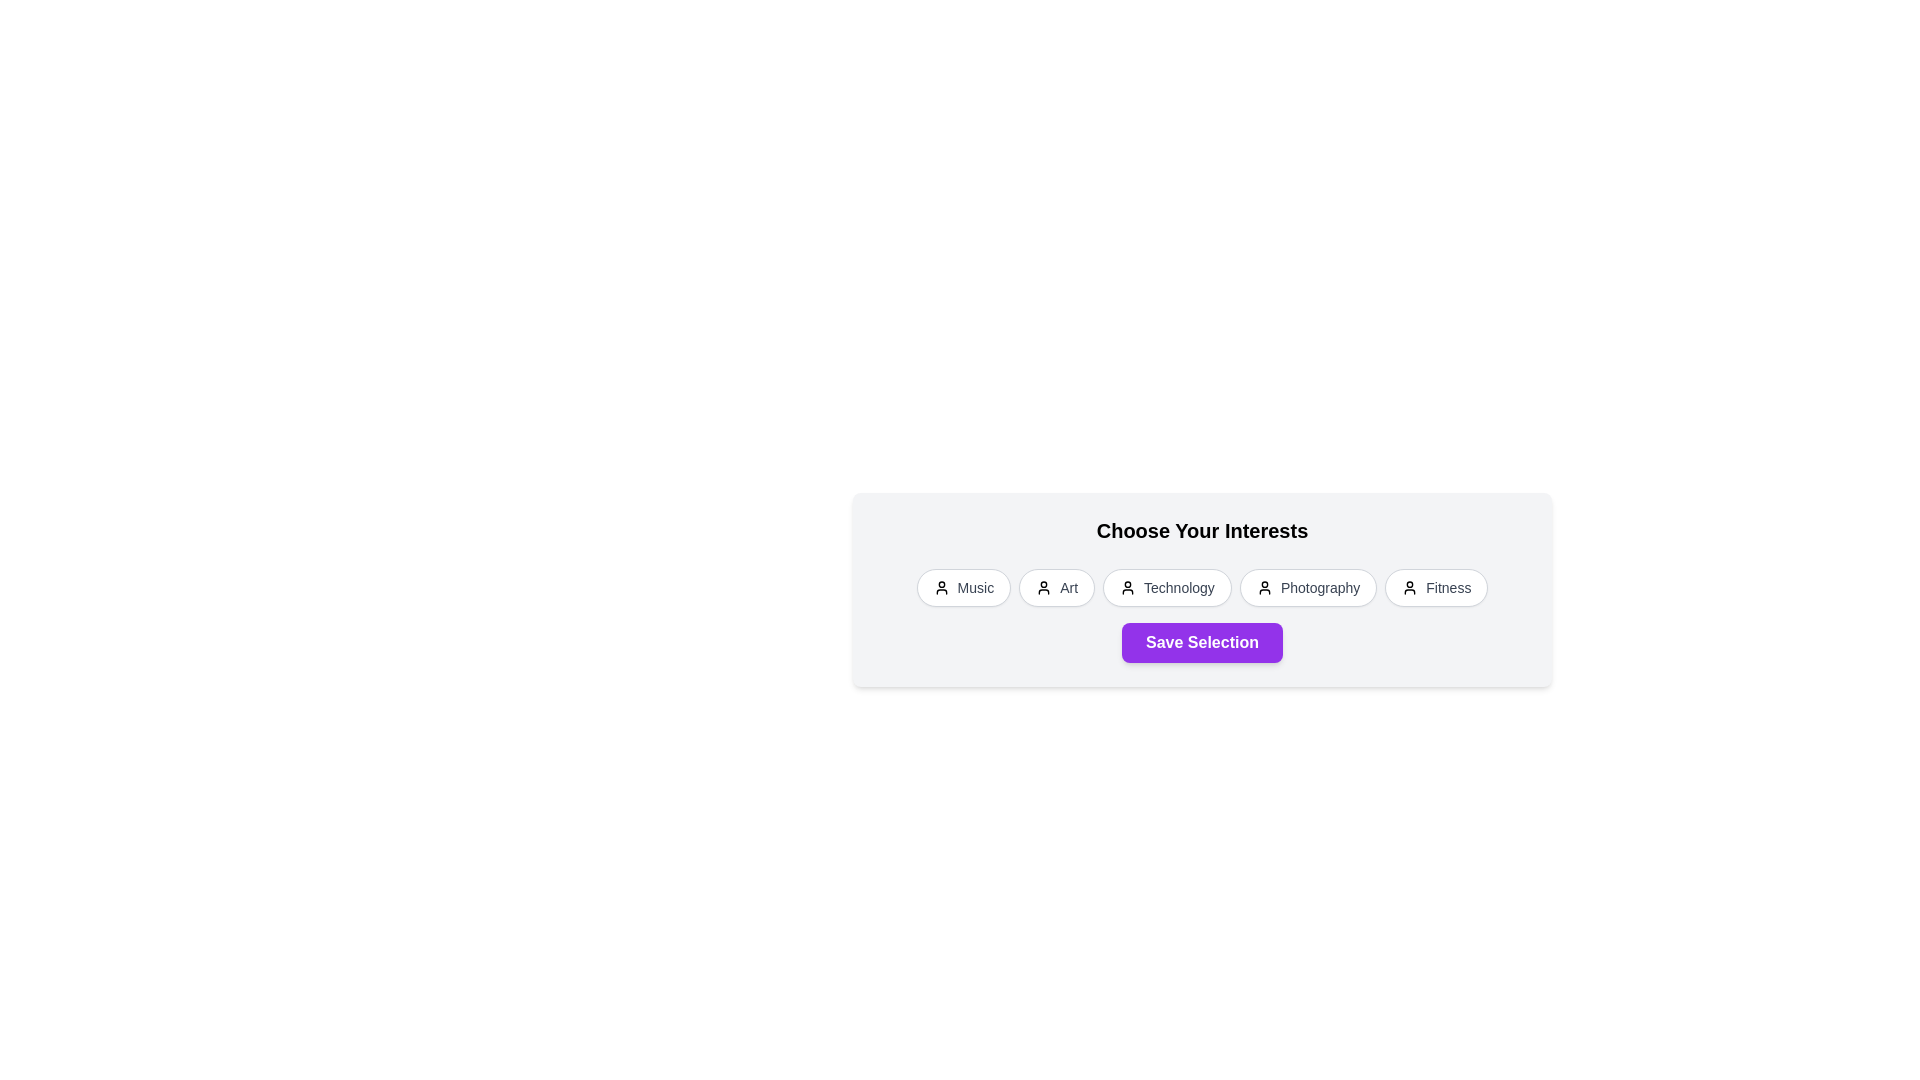 The height and width of the screenshot is (1080, 1920). I want to click on the interest chip labeled Photography by clicking on it, so click(1308, 586).